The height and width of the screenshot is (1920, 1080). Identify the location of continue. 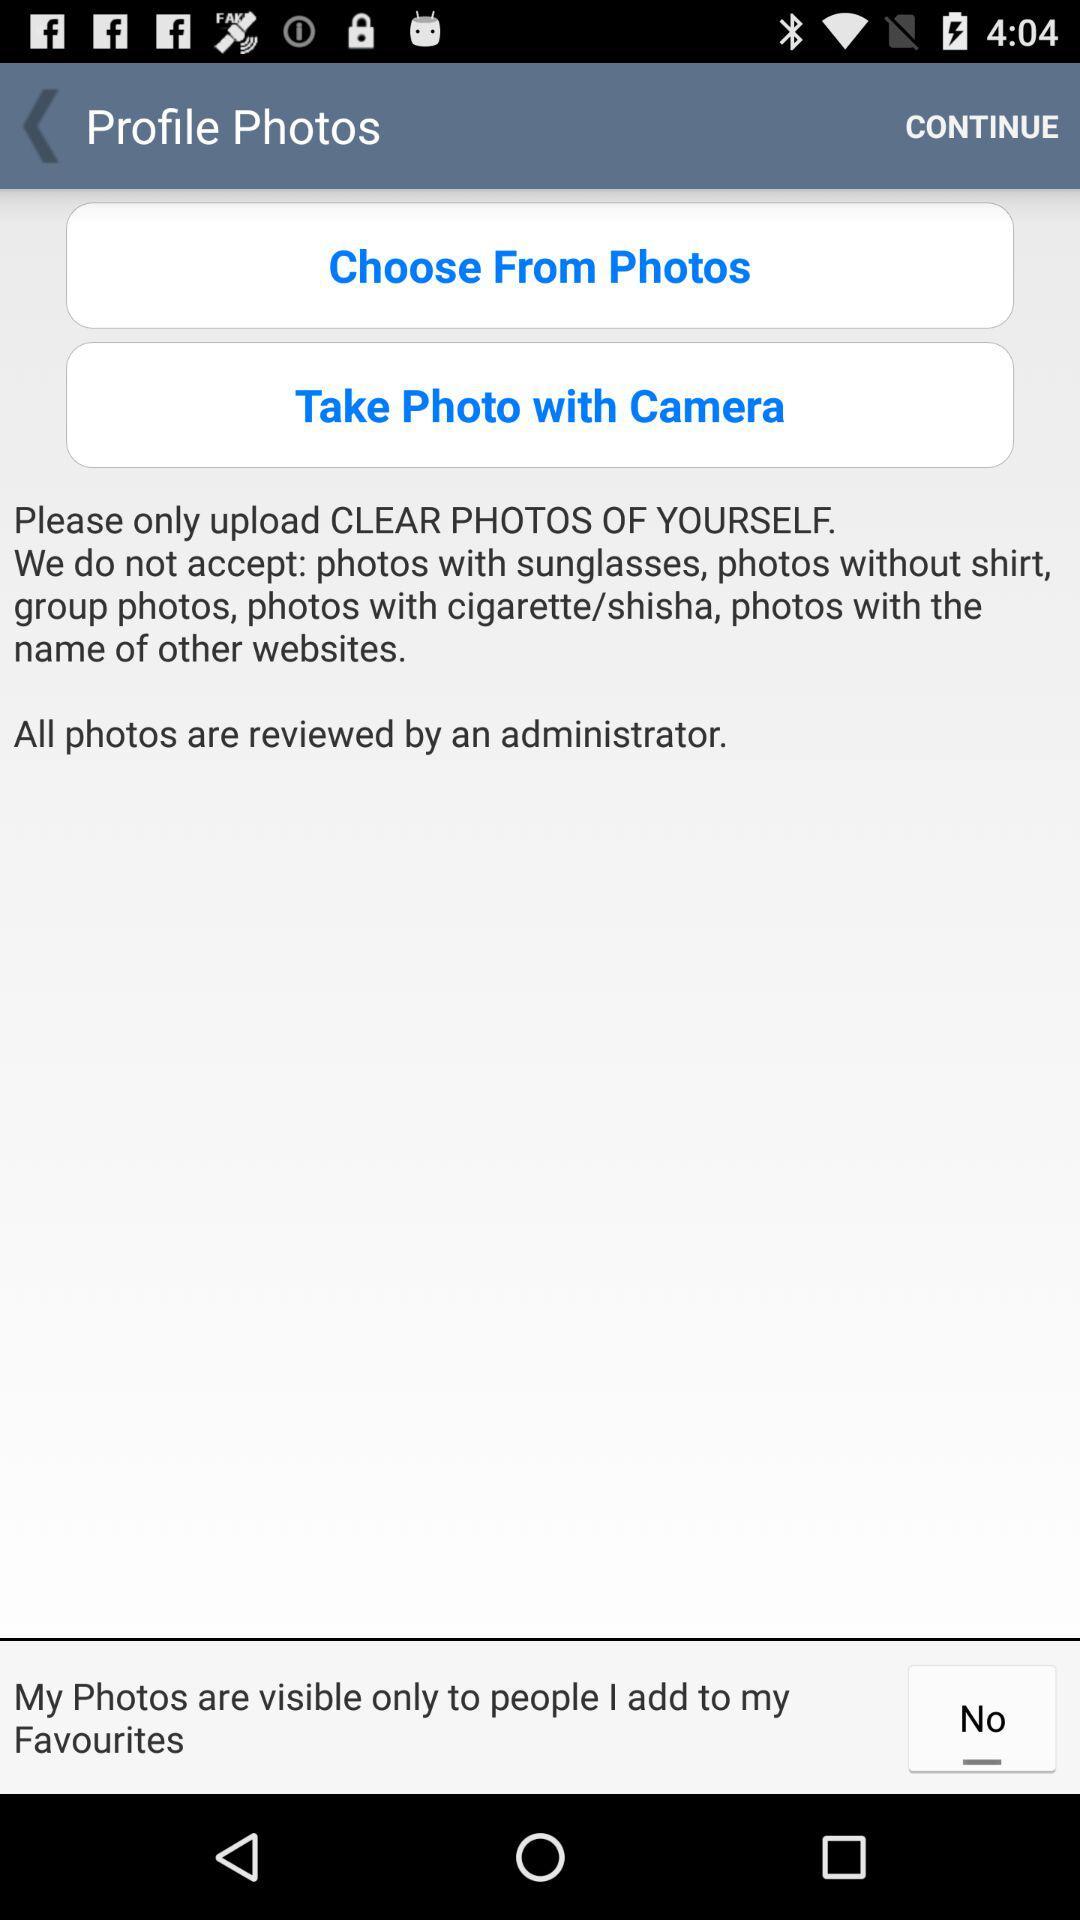
(981, 124).